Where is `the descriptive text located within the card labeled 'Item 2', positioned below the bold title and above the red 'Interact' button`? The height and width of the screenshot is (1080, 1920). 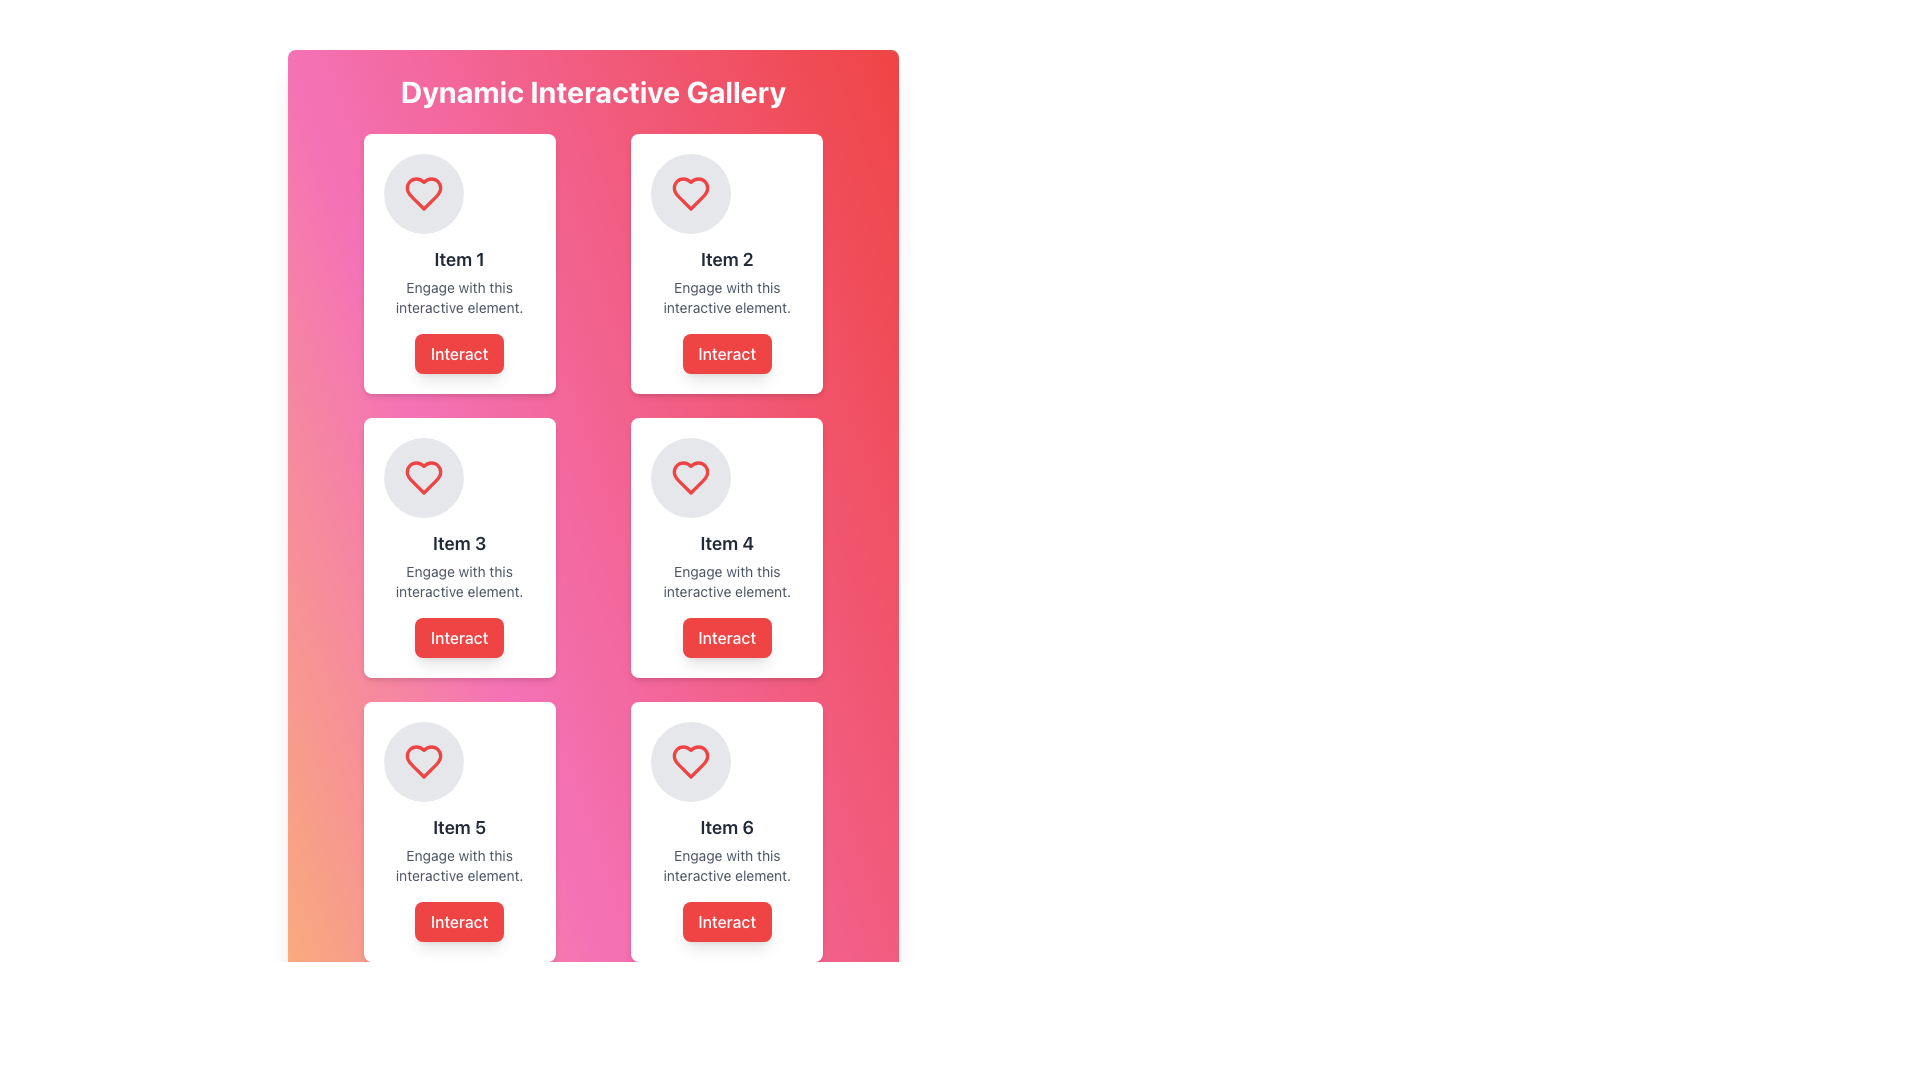
the descriptive text located within the card labeled 'Item 2', positioned below the bold title and above the red 'Interact' button is located at coordinates (726, 297).